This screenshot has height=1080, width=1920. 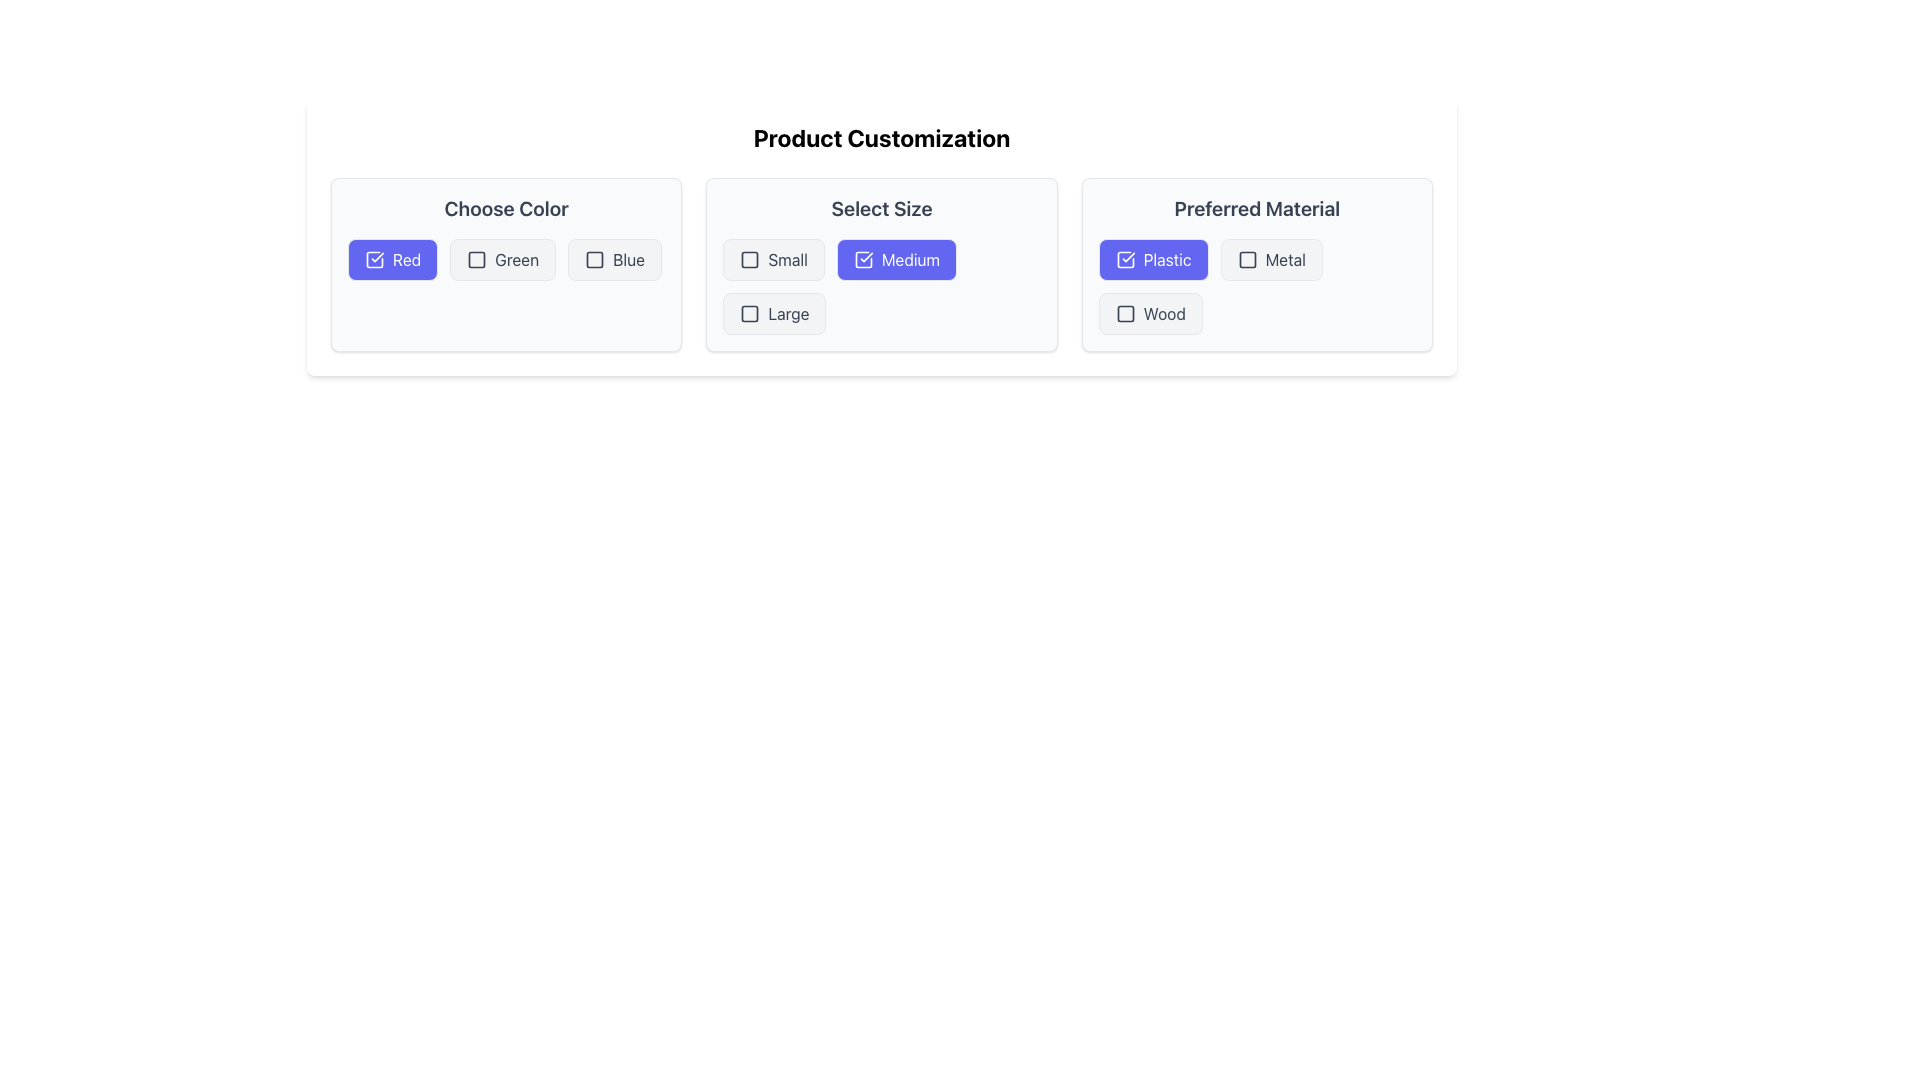 I want to click on the text label that describes the checkbox option in the 'Preferred Material' section, located to the right of the checkbox in the second column, so click(x=1285, y=258).